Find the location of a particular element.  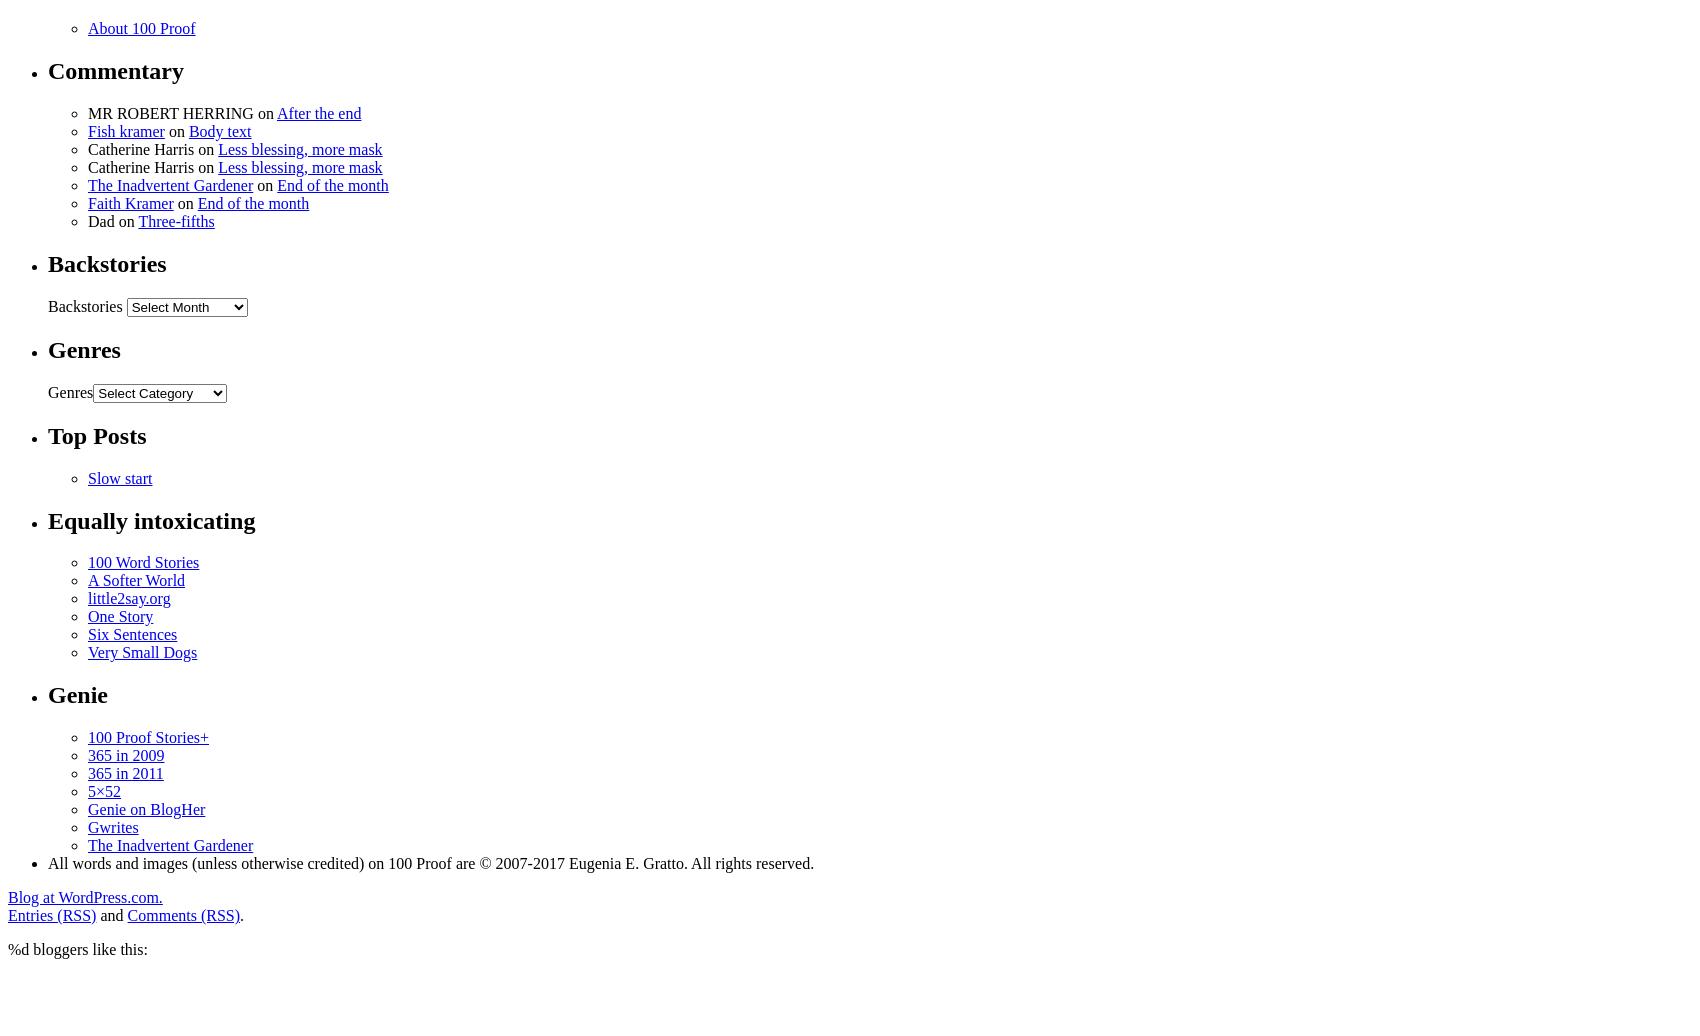

'About 100 Proof' is located at coordinates (140, 28).